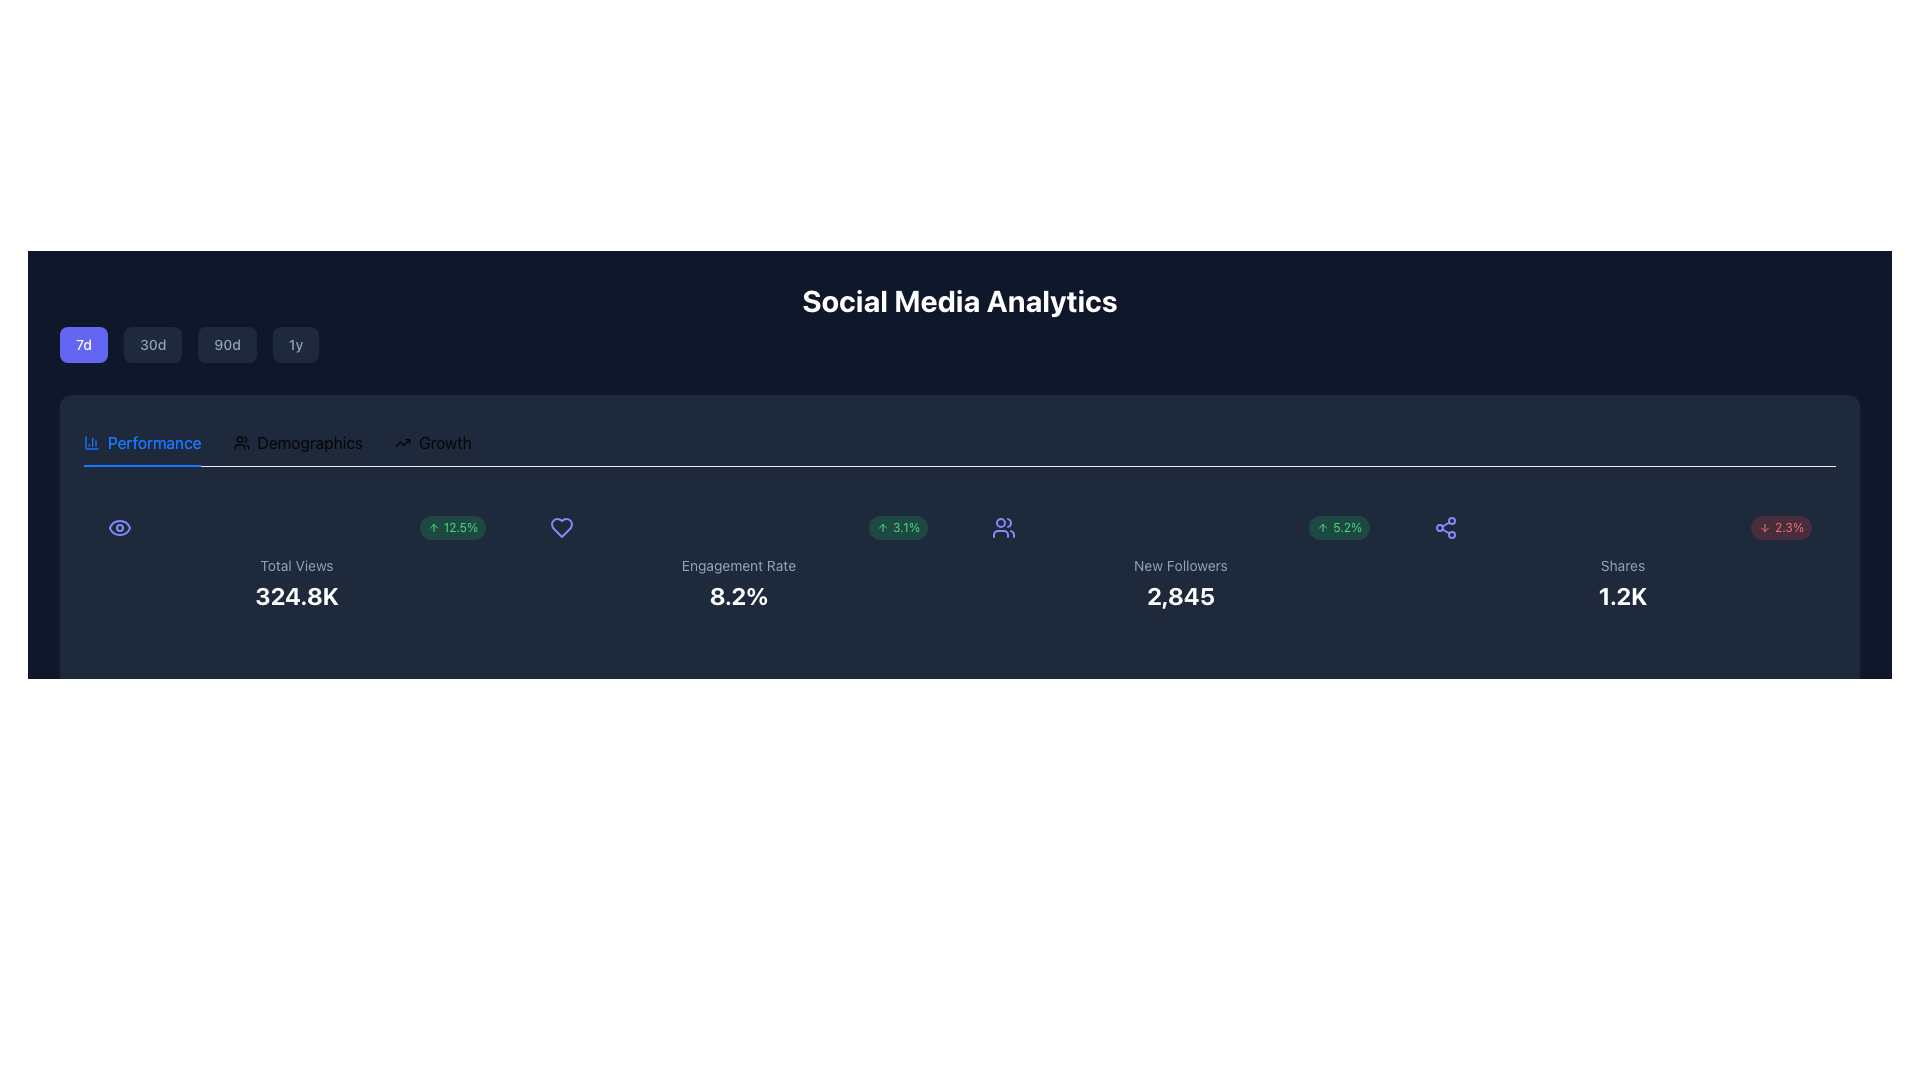 Image resolution: width=1920 pixels, height=1080 pixels. Describe the element at coordinates (141, 442) in the screenshot. I see `the 'Performance' tab element located in the upper-left corner of the tab area to switch the displayed data to the Performance section of the analytics interface` at that location.